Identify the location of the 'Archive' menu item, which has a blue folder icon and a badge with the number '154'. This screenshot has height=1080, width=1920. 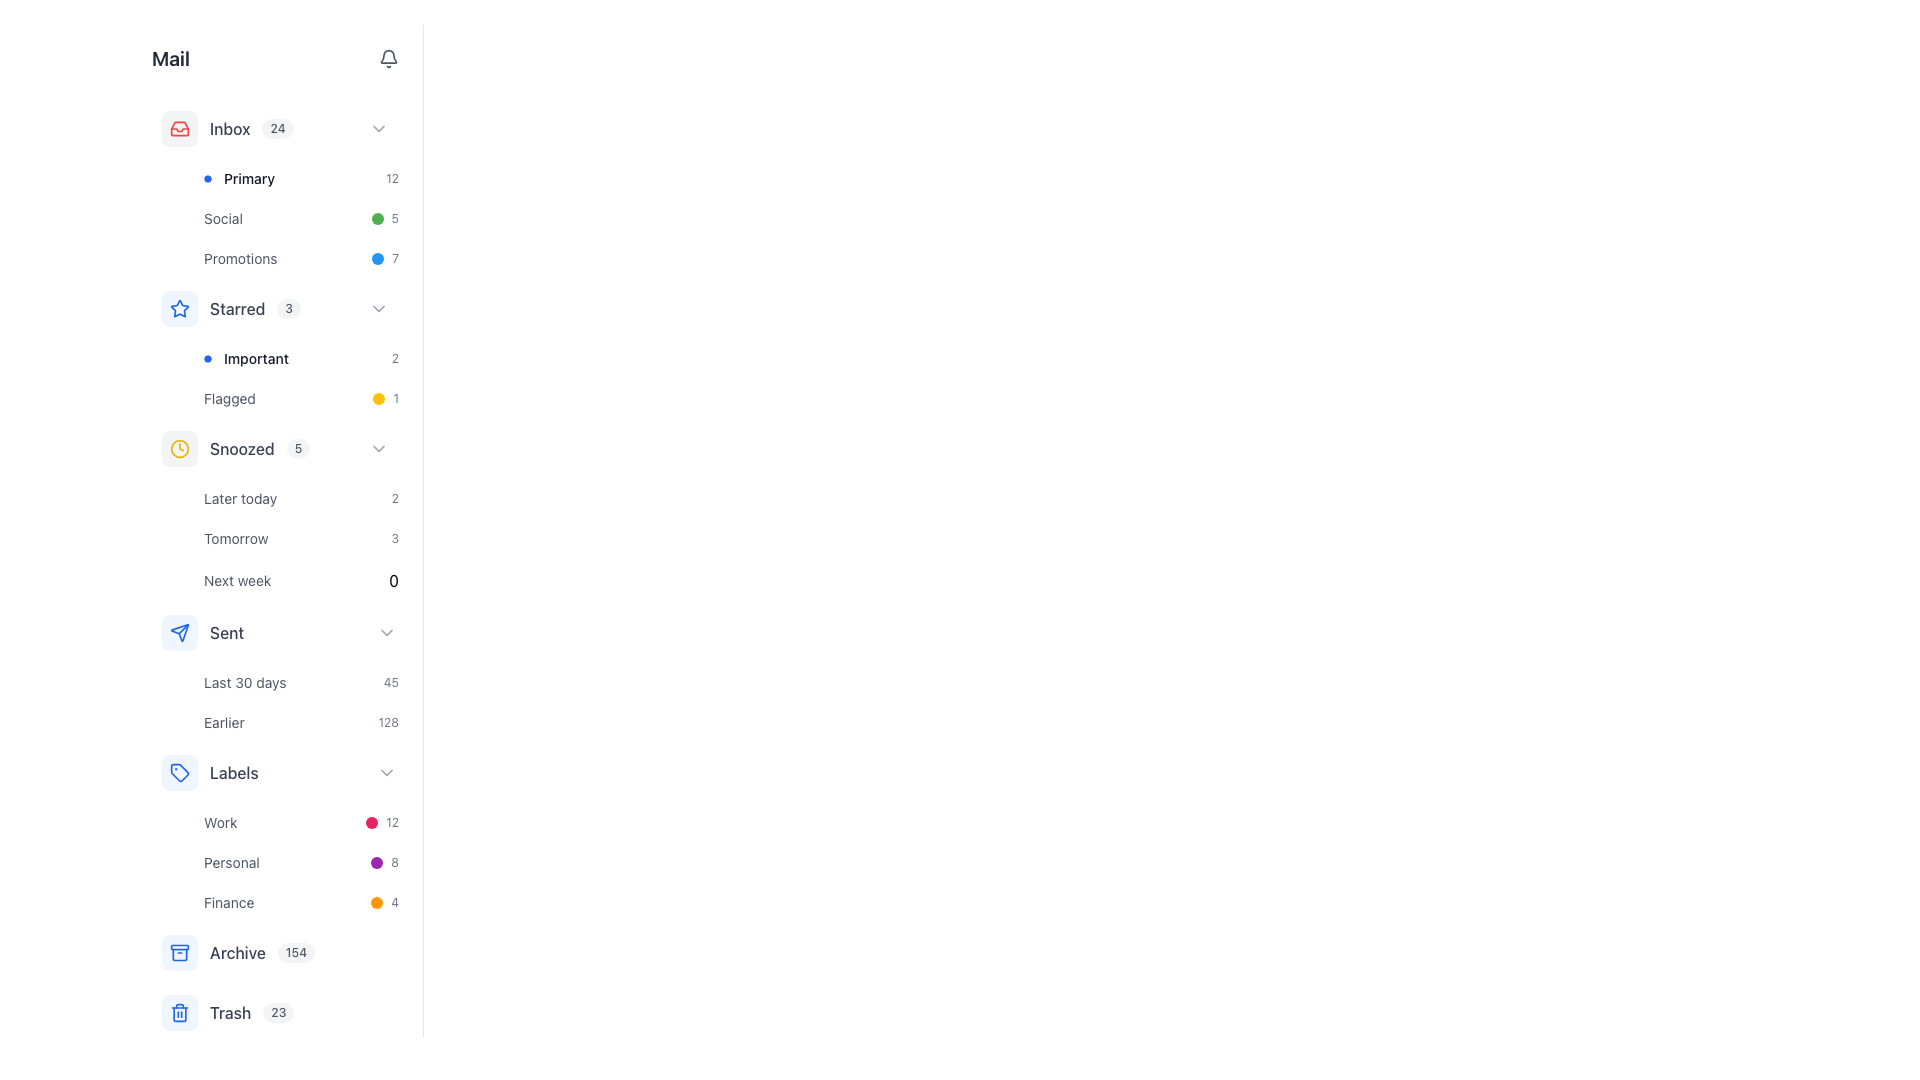
(278, 951).